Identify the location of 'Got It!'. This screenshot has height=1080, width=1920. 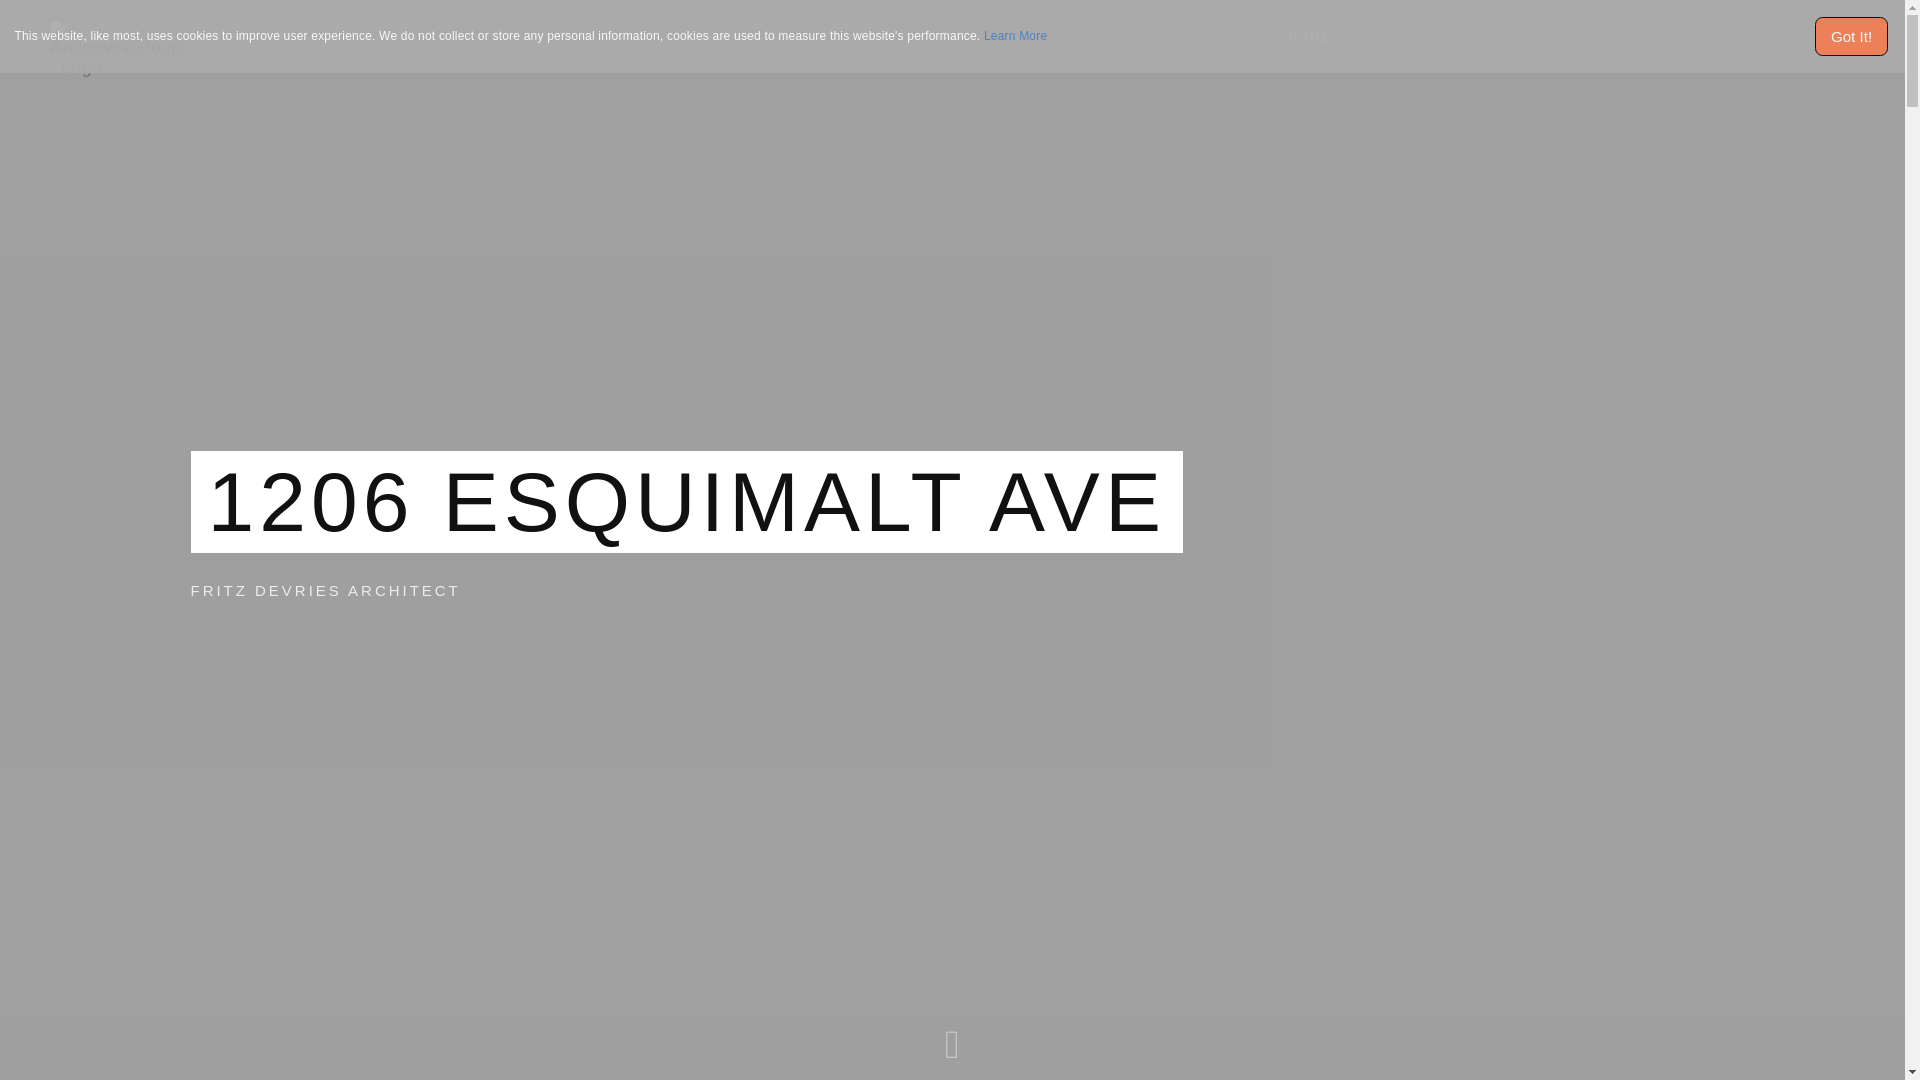
(1850, 36).